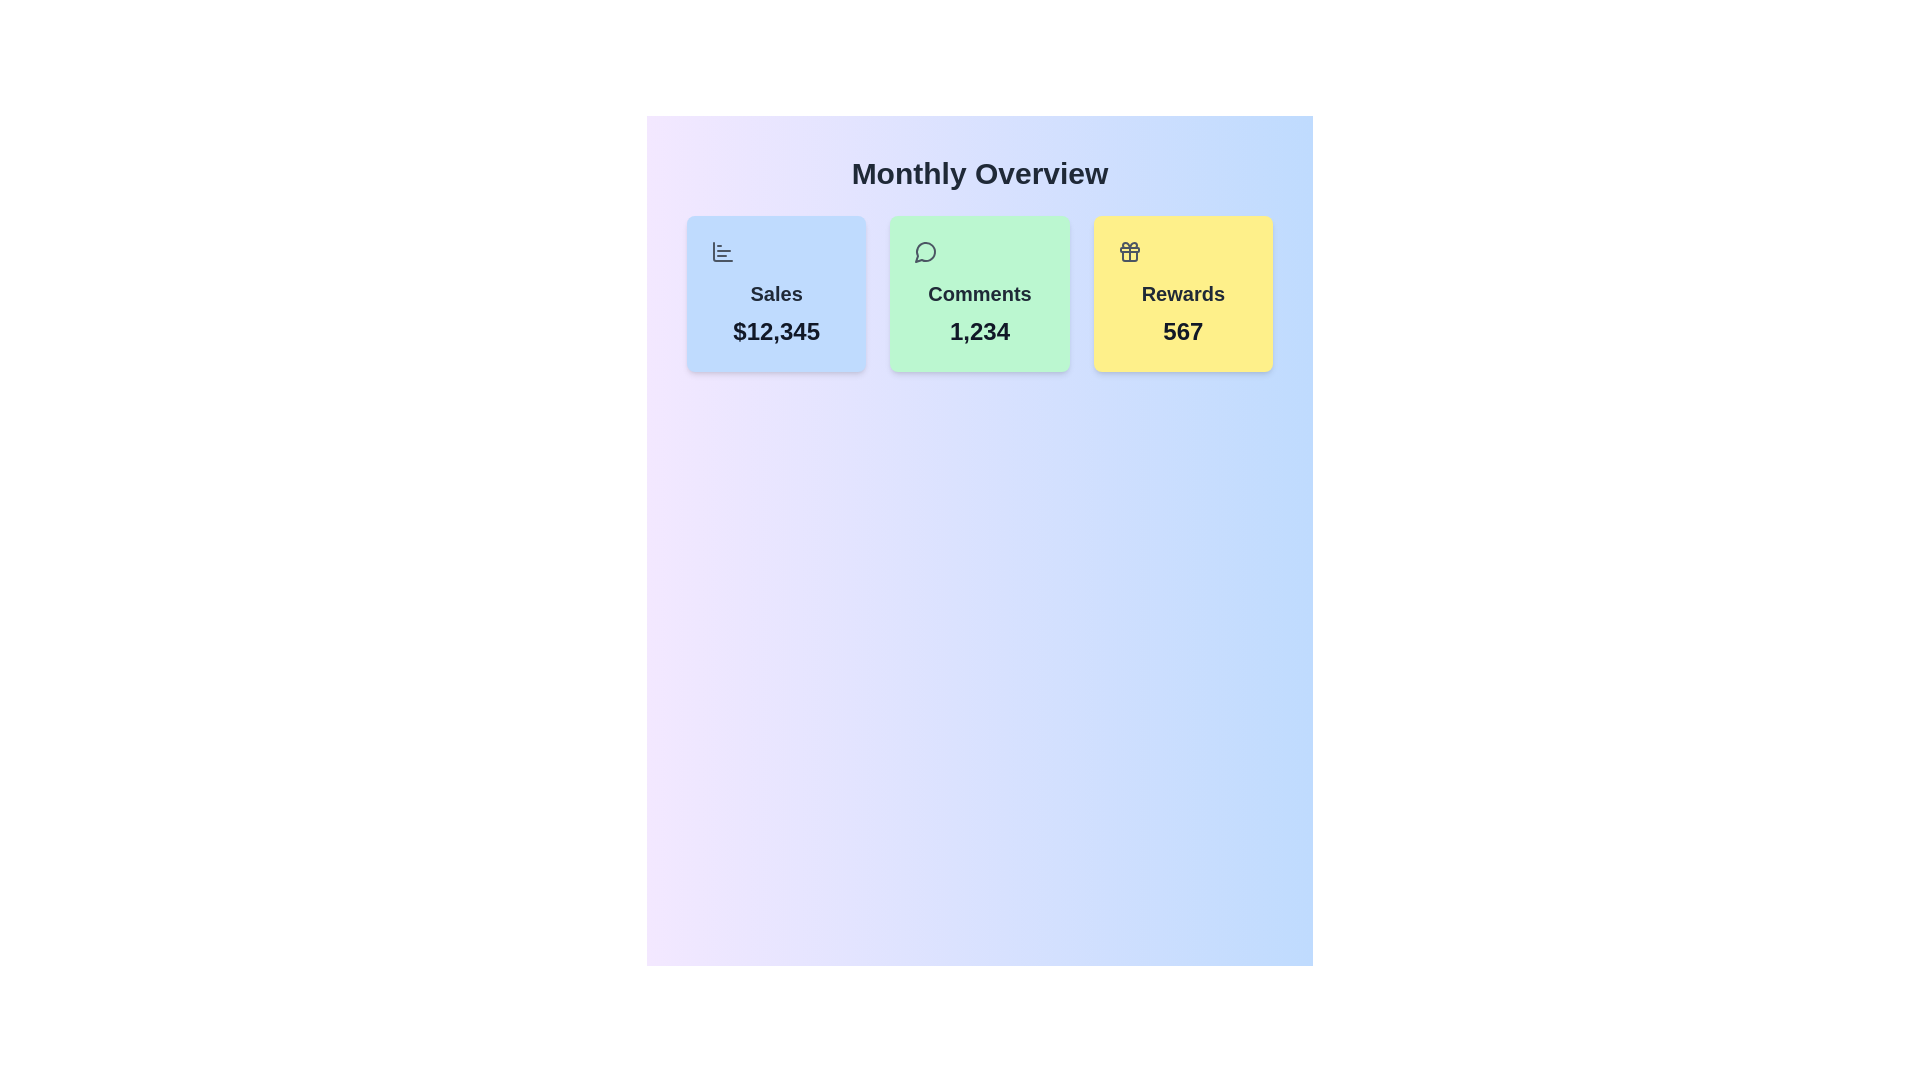 The image size is (1920, 1080). I want to click on the 'Sales' text label, which indicates the monetary value '$12,345' below it, located in the leftmost section of a three-section layout, so click(775, 293).